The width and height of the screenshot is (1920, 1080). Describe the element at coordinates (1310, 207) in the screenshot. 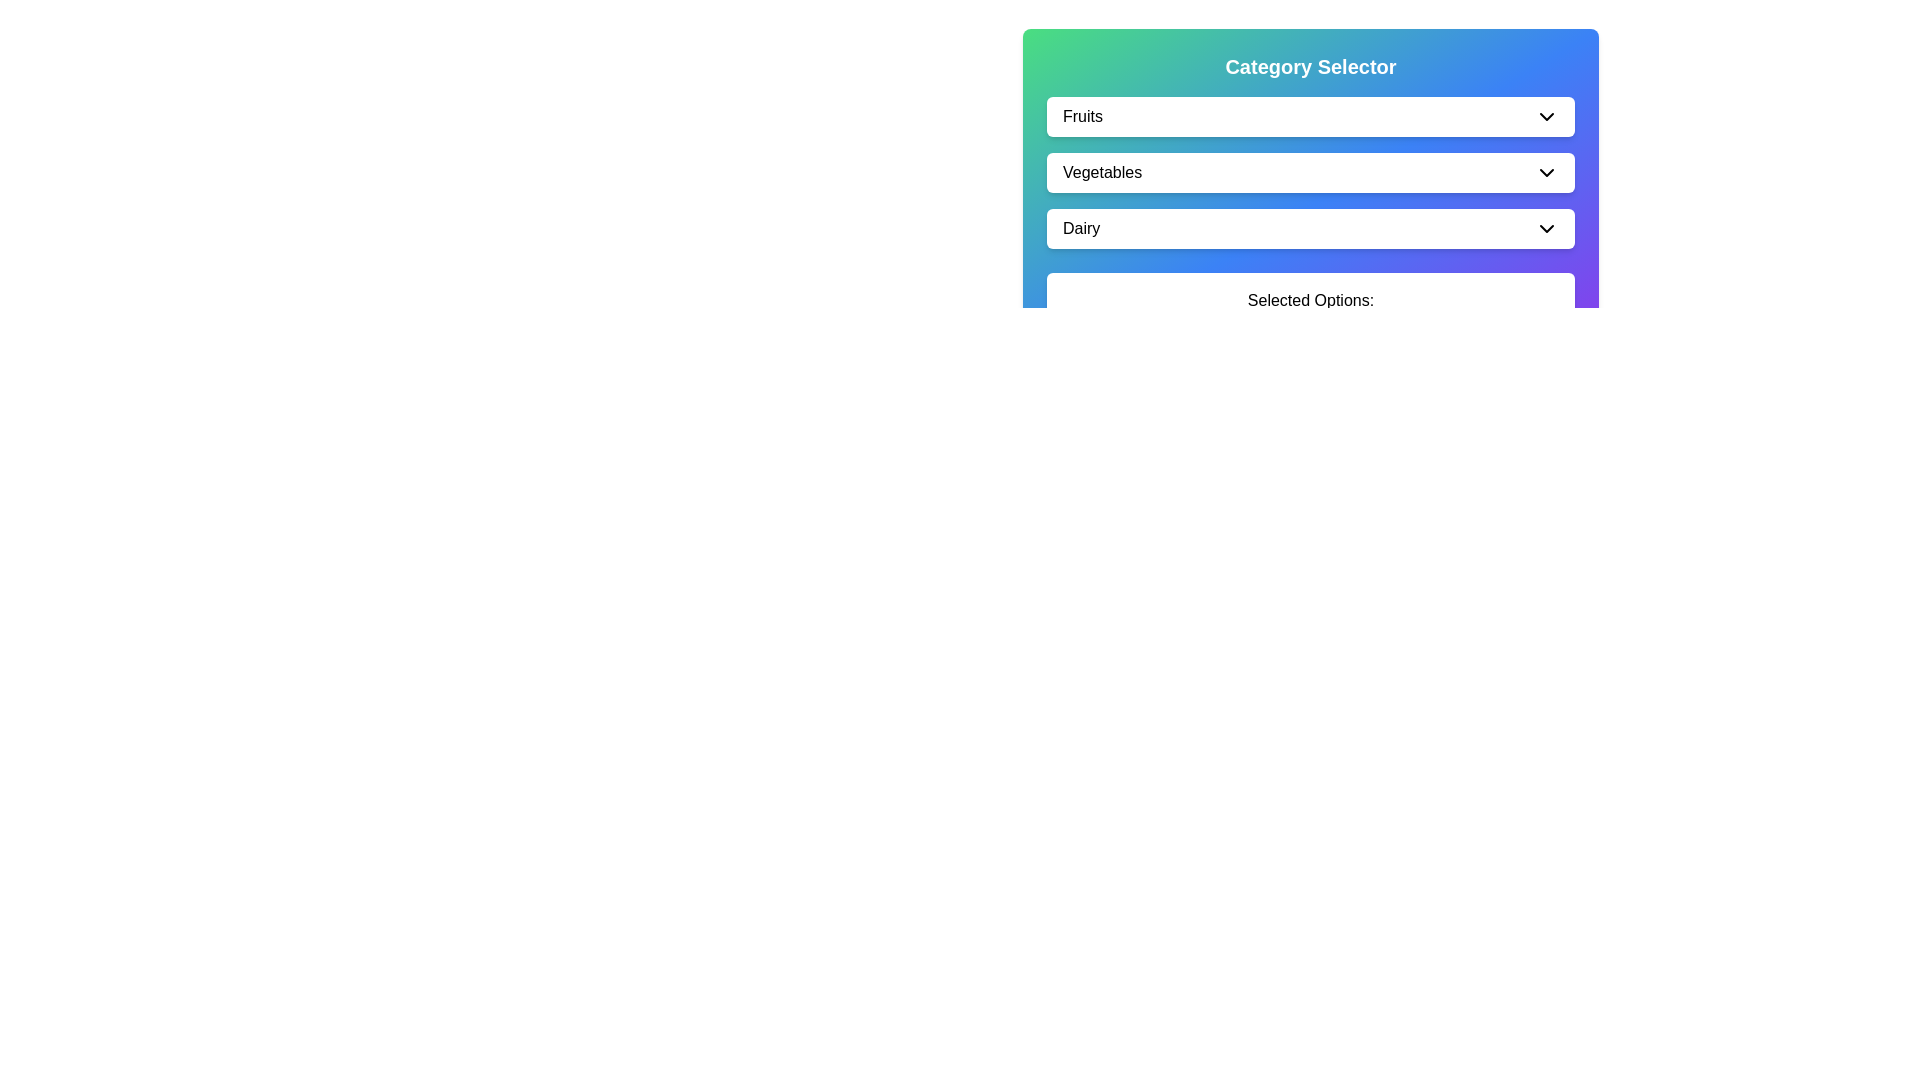

I see `the middle dropdown menu option labeled 'Vegetables'` at that location.